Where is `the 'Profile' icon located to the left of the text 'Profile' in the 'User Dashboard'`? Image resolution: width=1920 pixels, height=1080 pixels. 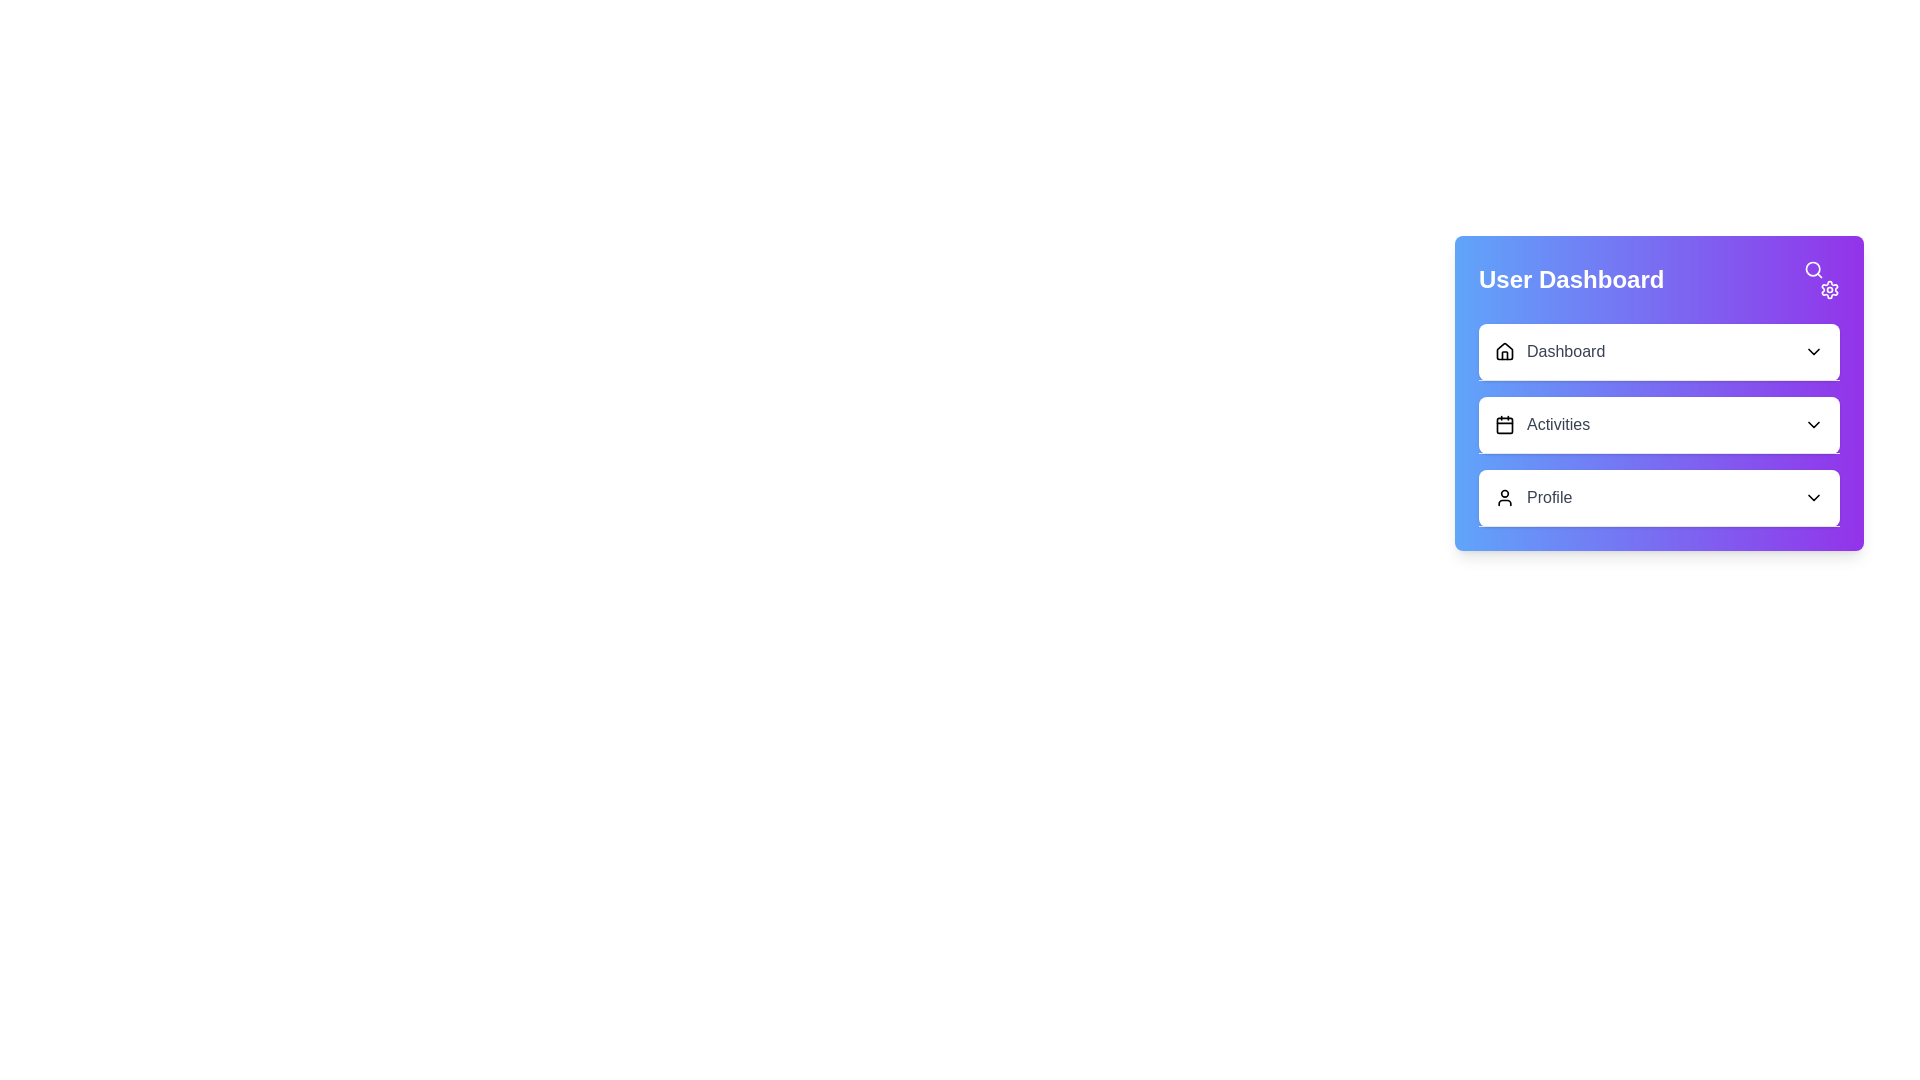 the 'Profile' icon located to the left of the text 'Profile' in the 'User Dashboard' is located at coordinates (1505, 496).